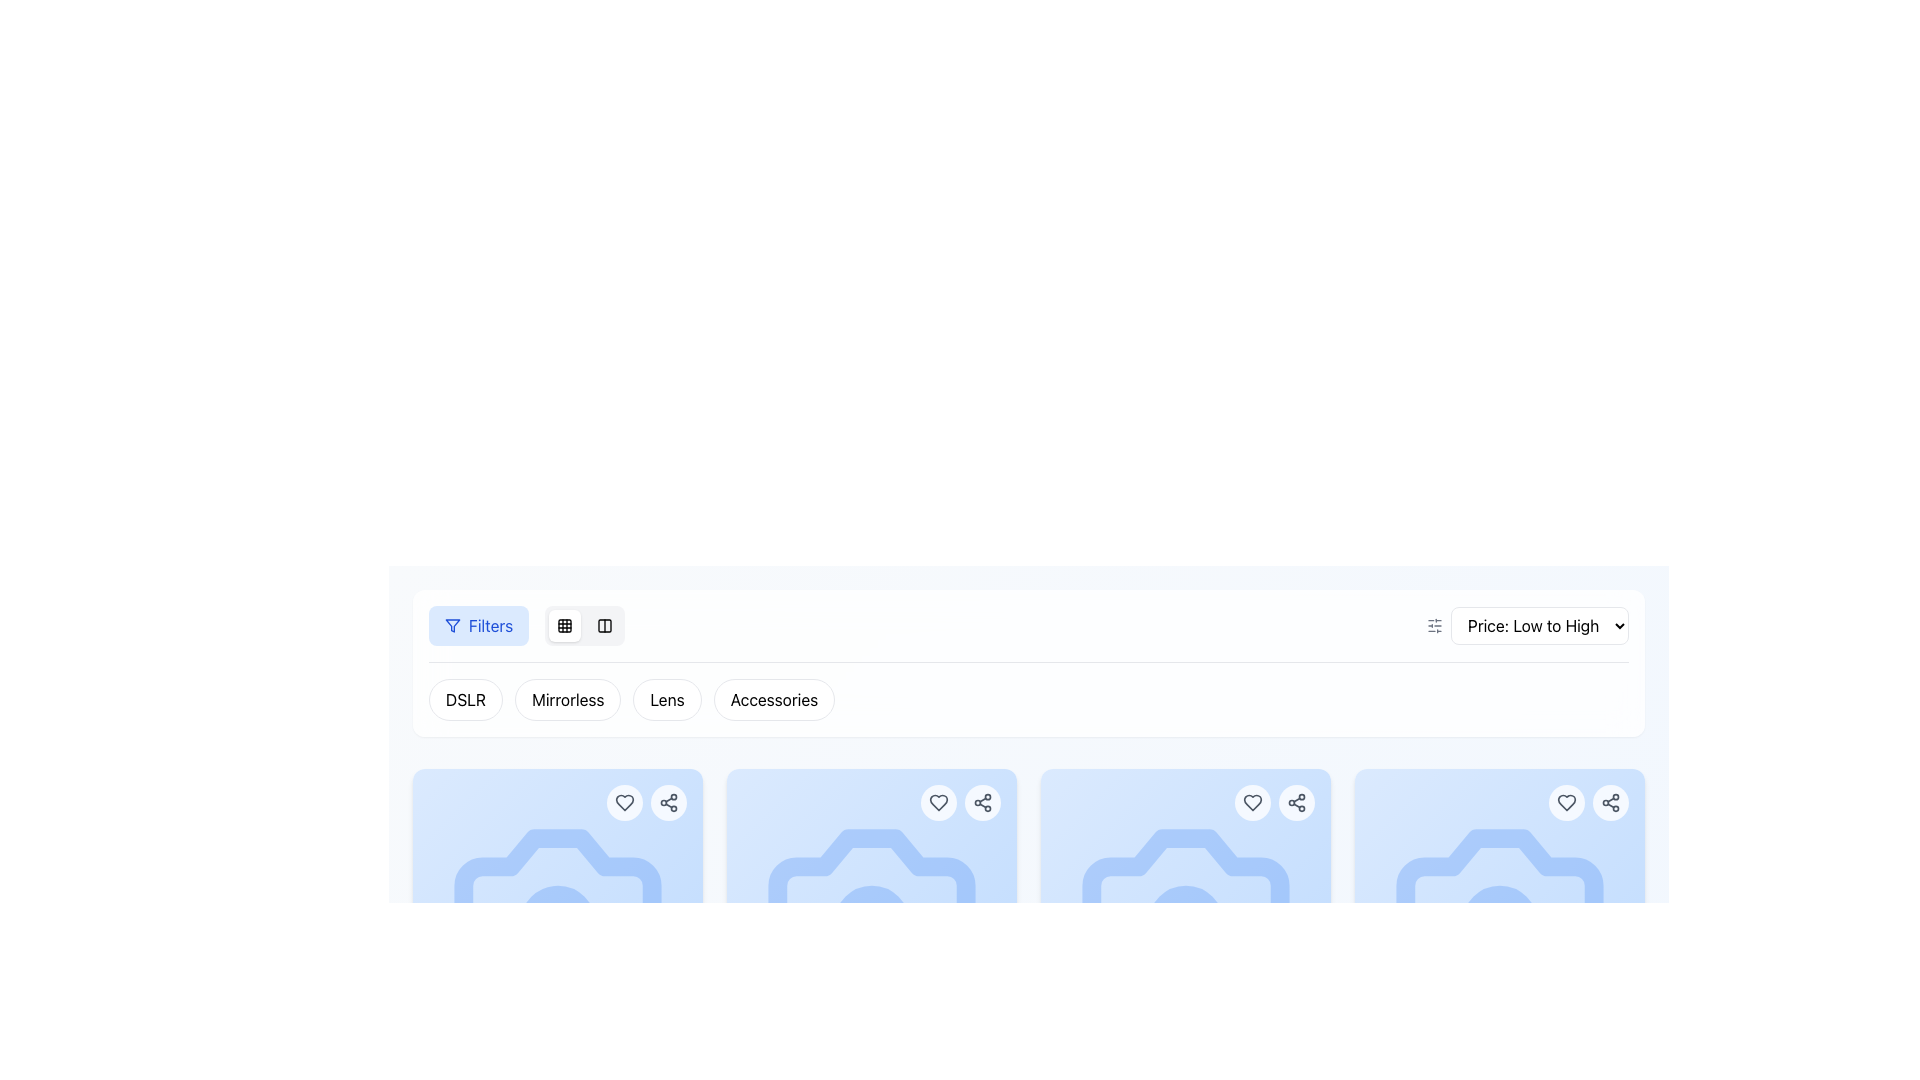 The image size is (1920, 1080). What do you see at coordinates (773, 698) in the screenshot?
I see `the 'Accessories' button, which is the fourth button in a horizontal row, located to the right of the 'Lens' button` at bounding box center [773, 698].